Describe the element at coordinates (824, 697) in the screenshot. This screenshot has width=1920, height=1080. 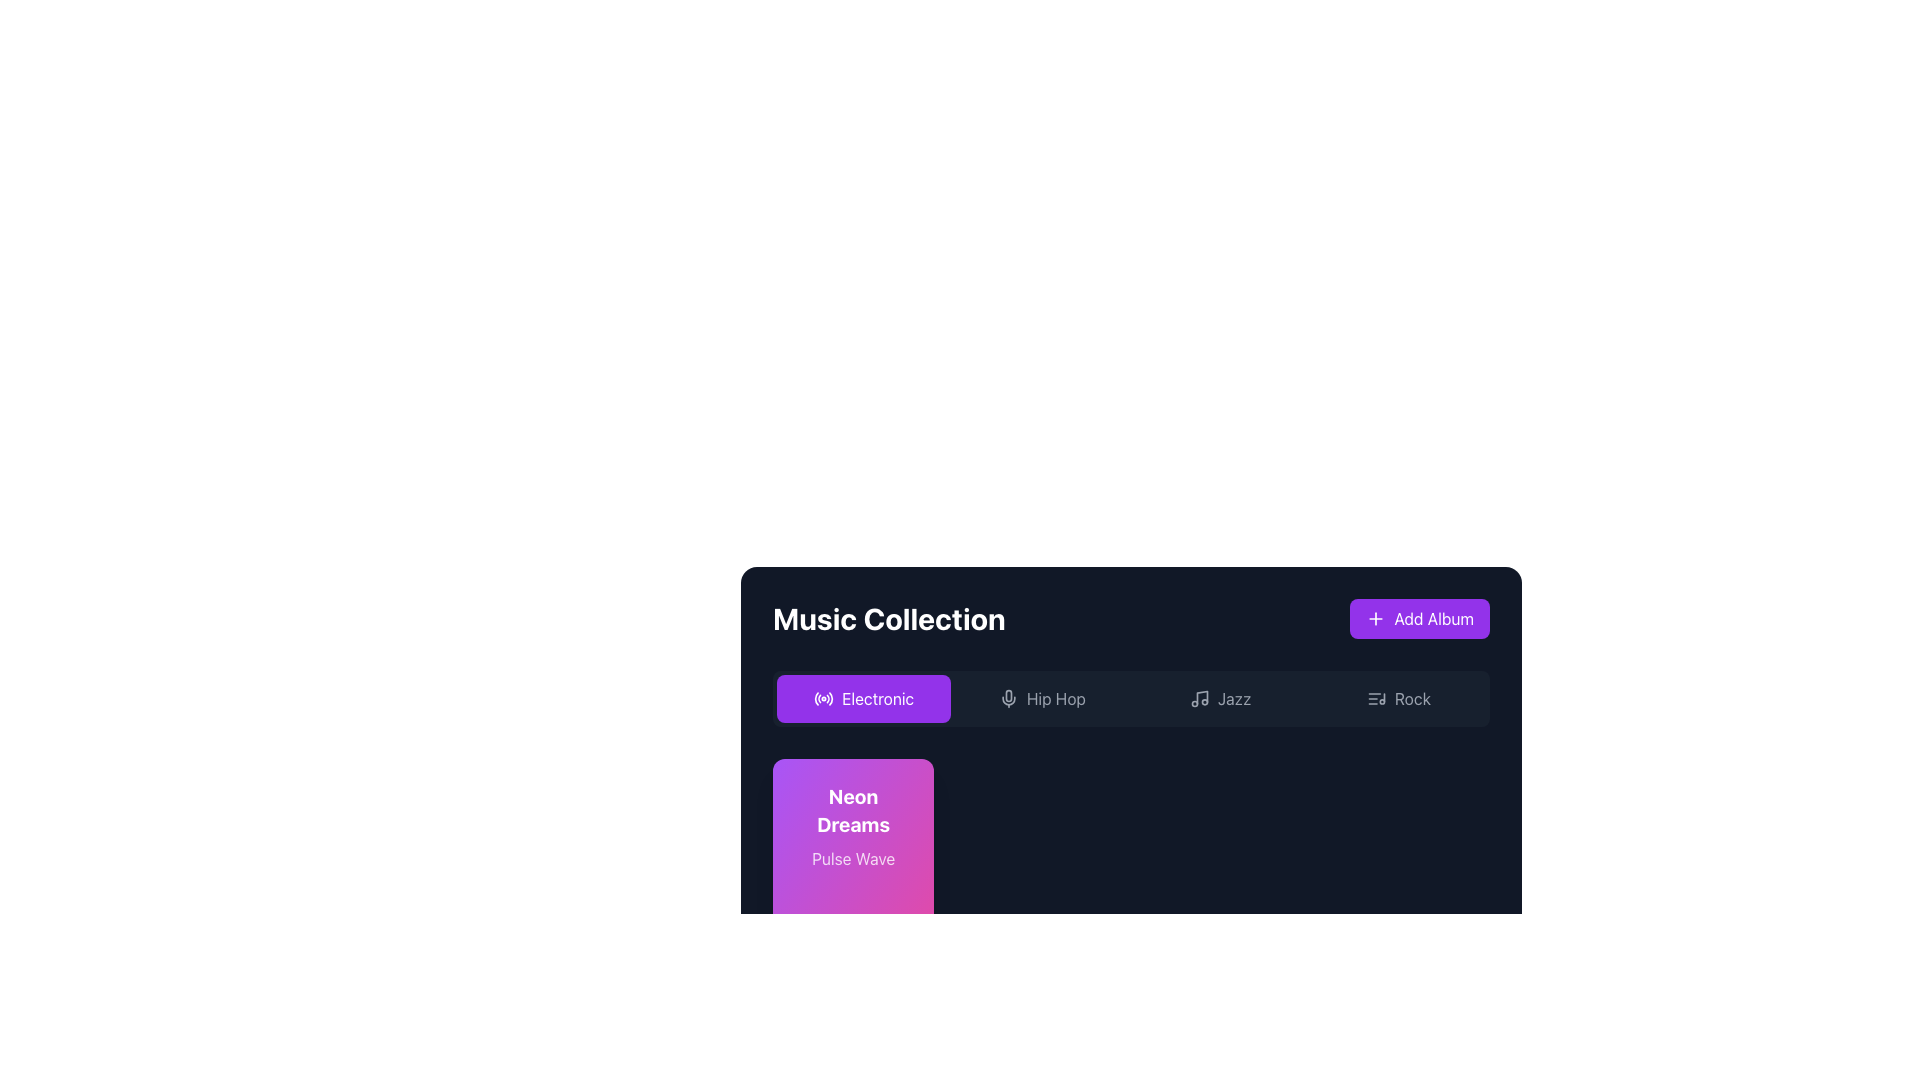
I see `the radio signal icon located to the left of the text 'Electronic' within the purple button in the top-left quadrant of the interface under 'Music Collection'` at that location.